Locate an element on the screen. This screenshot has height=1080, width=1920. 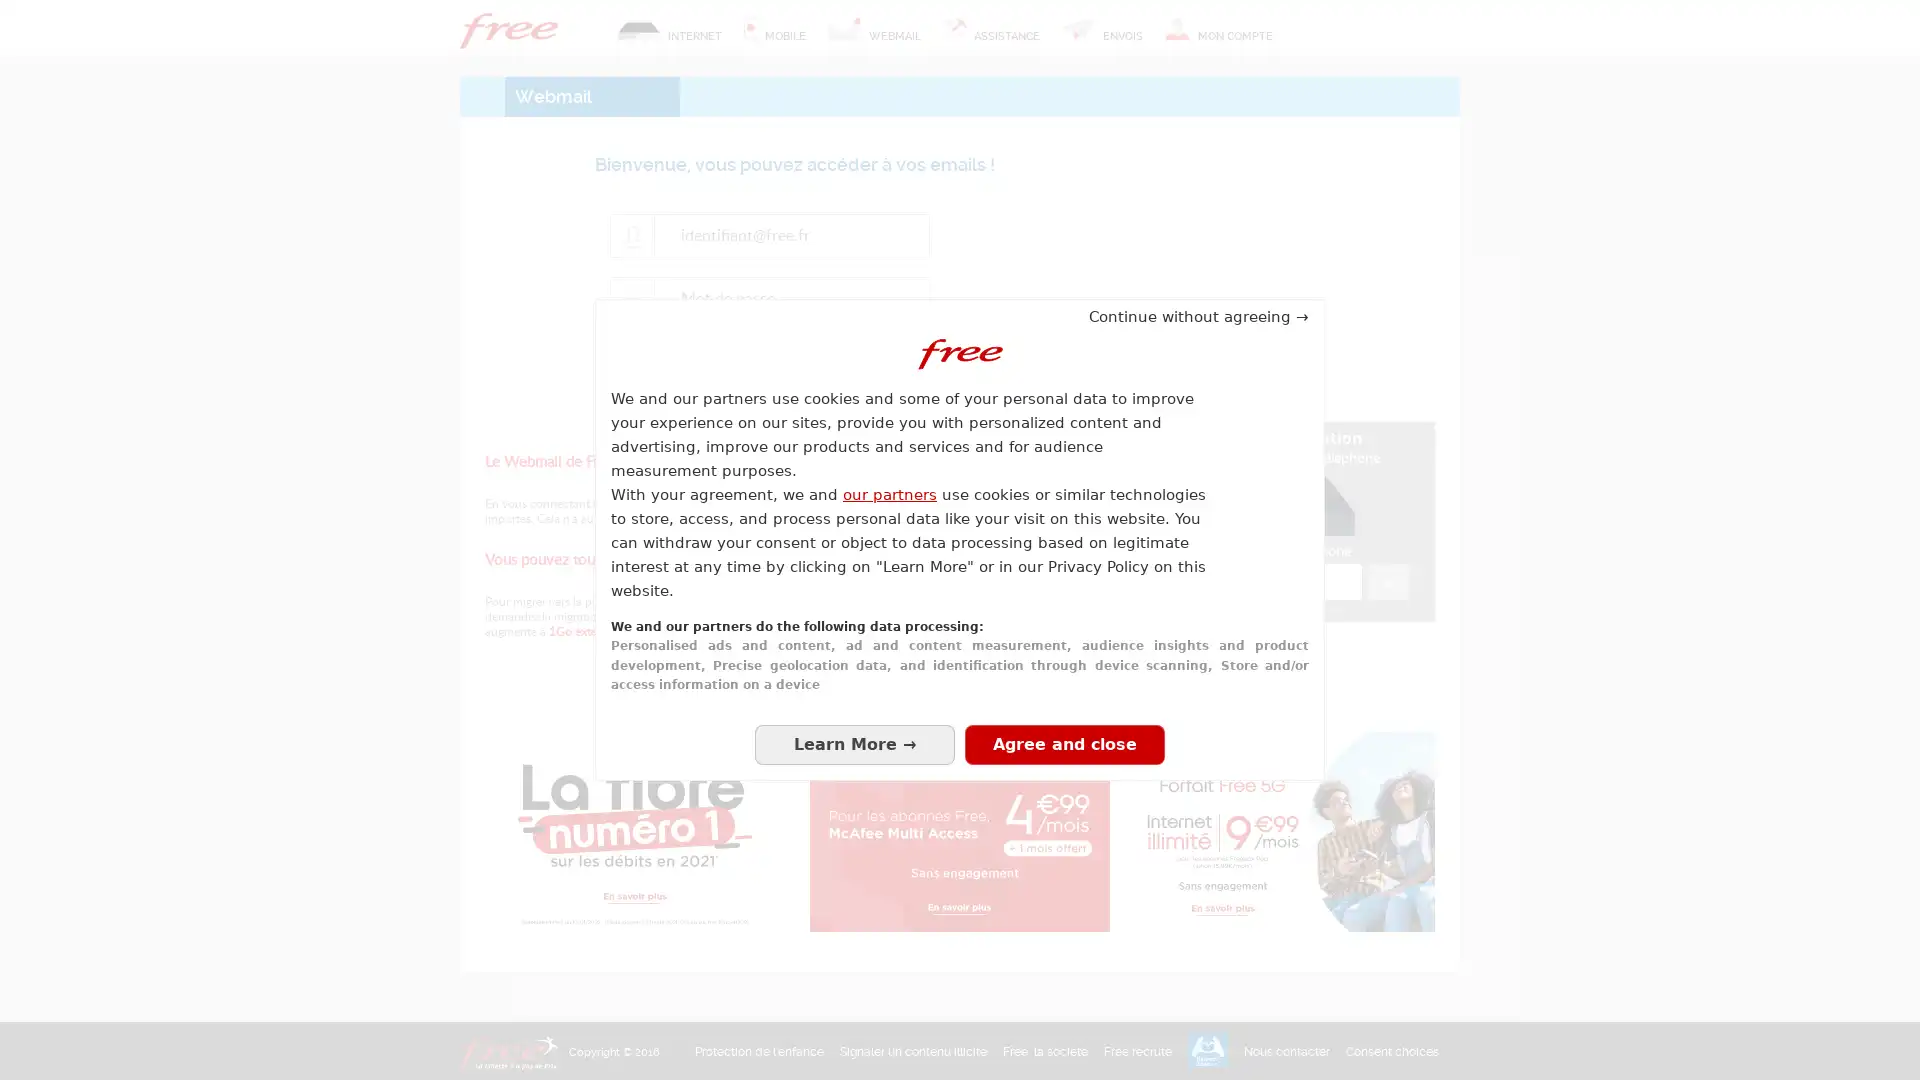
Configure your consents is located at coordinates (854, 744).